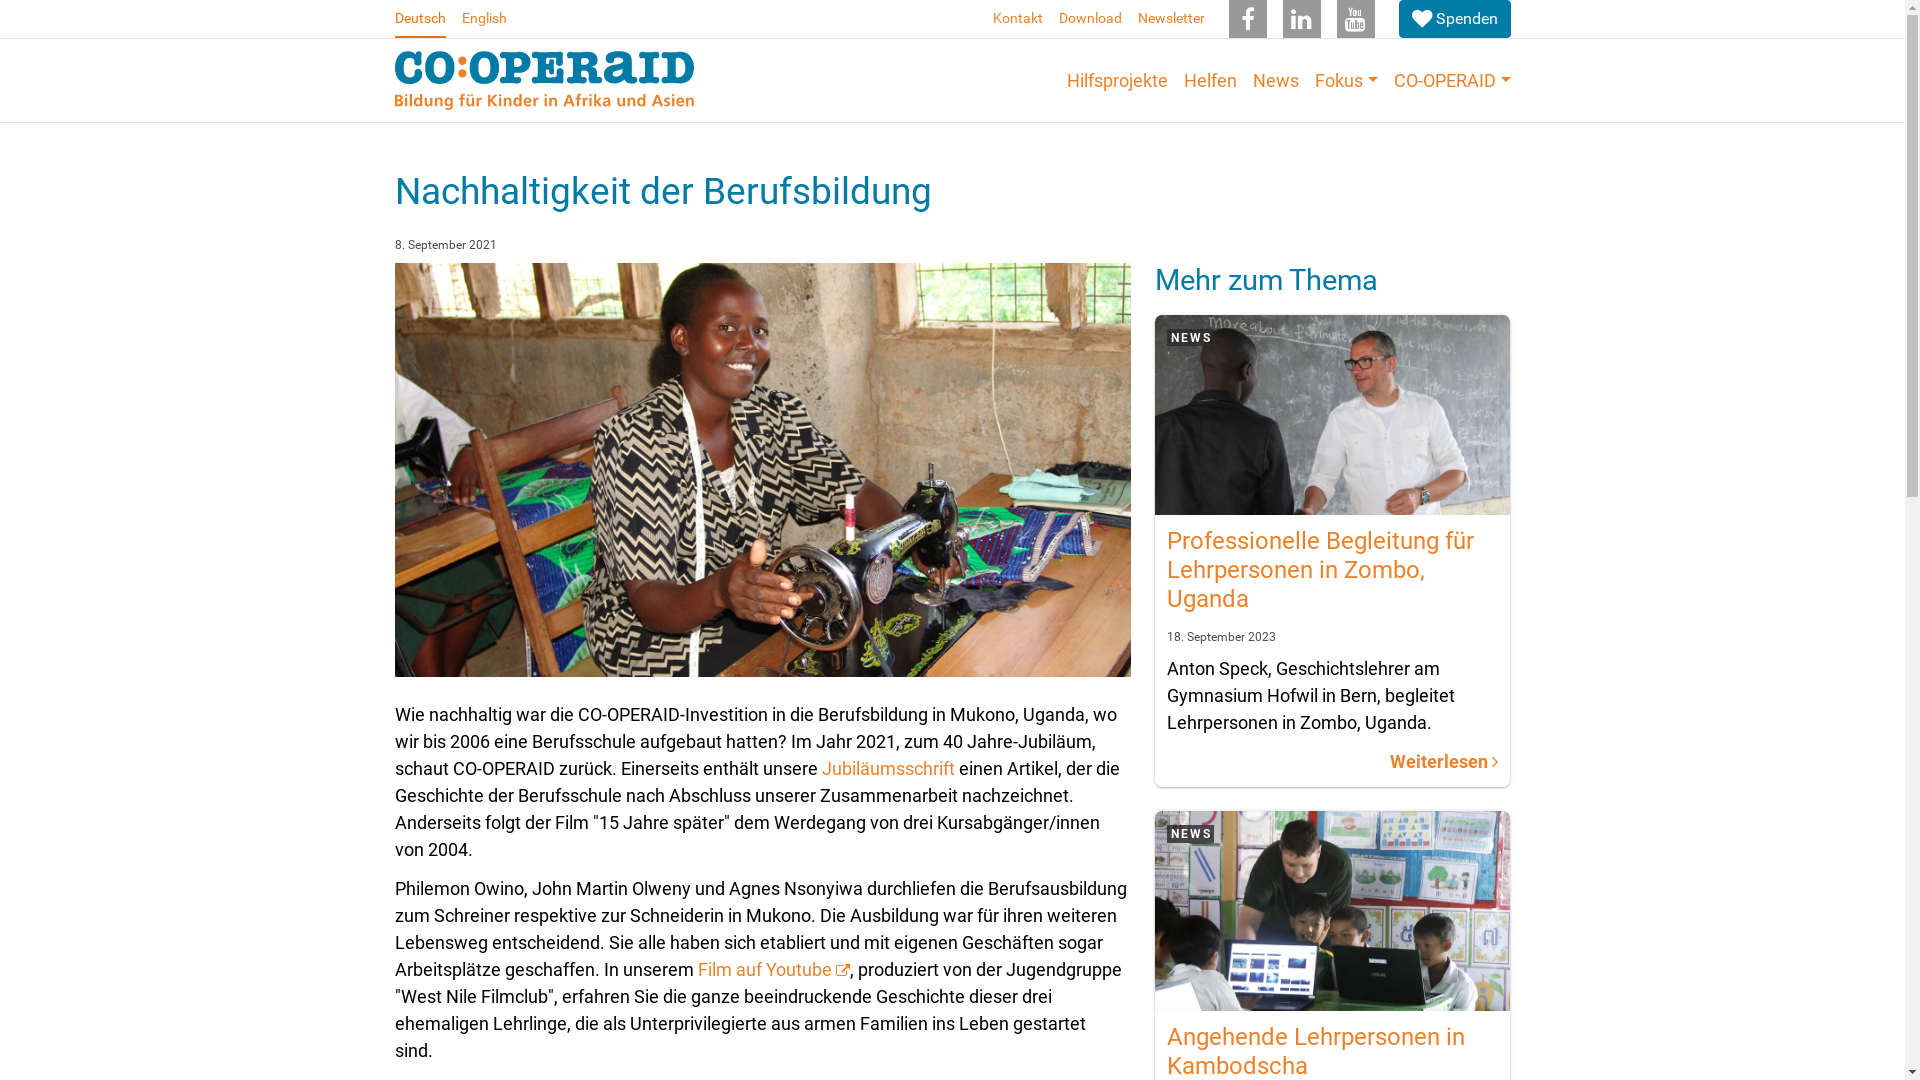 The image size is (1920, 1080). Describe the element at coordinates (1275, 79) in the screenshot. I see `'News'` at that location.